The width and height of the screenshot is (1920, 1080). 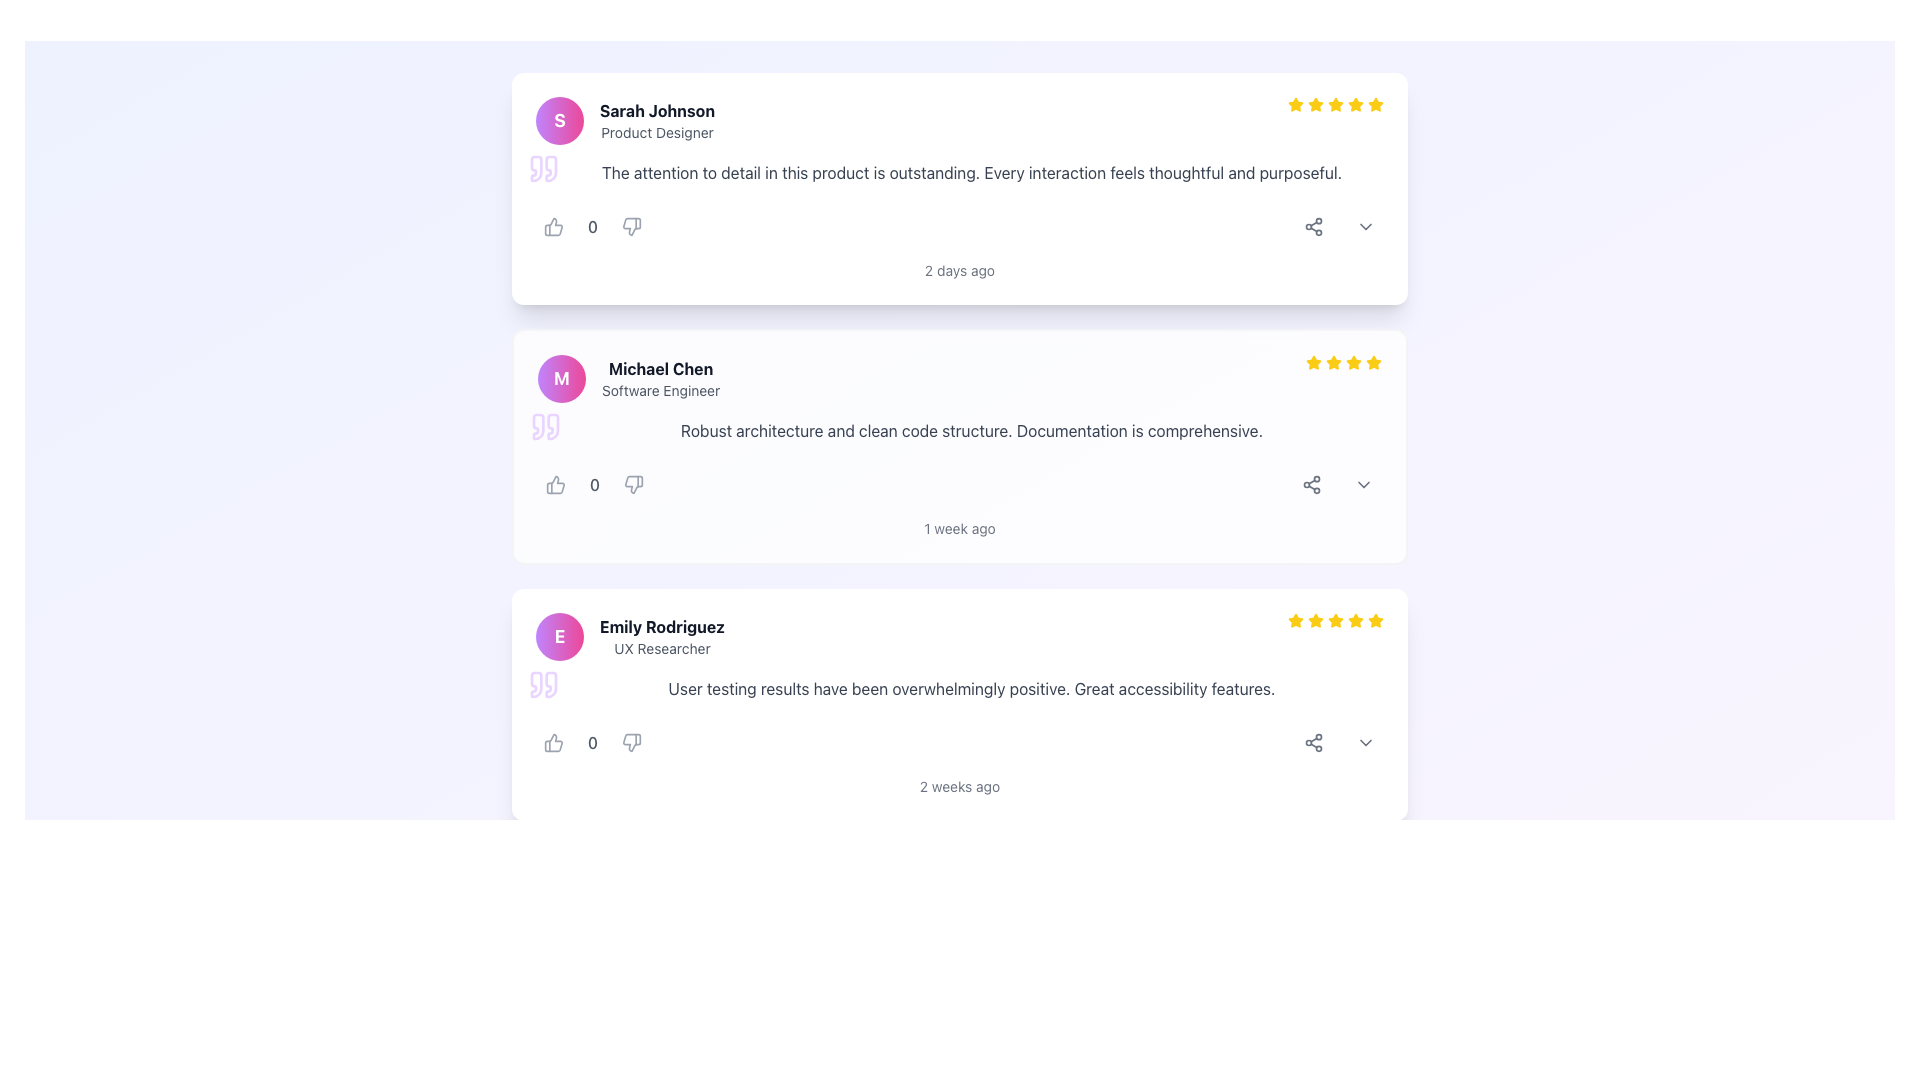 I want to click on the middle star in the star rating system located at the top-right corner of Michael Chen's comment box, so click(x=1344, y=362).